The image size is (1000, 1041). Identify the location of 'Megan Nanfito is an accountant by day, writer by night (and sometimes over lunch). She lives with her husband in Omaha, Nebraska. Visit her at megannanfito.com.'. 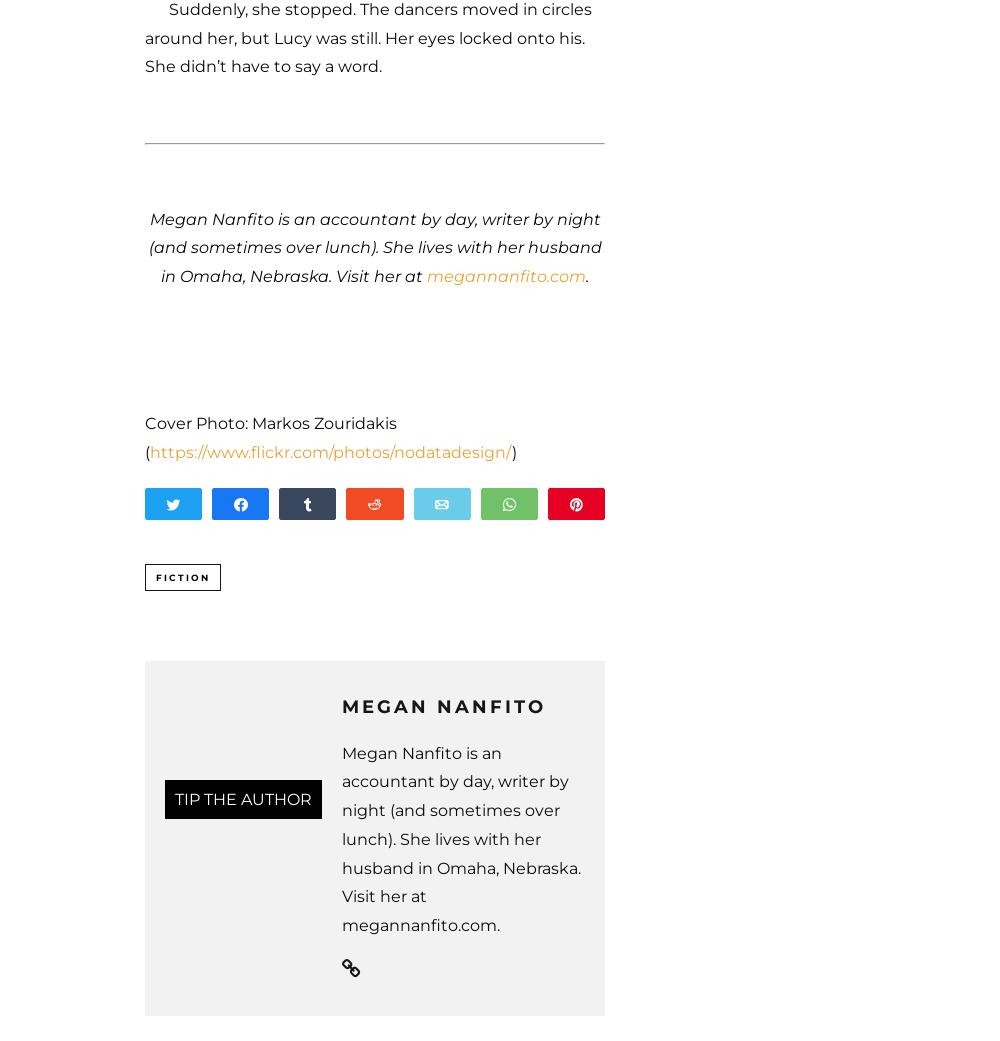
(460, 838).